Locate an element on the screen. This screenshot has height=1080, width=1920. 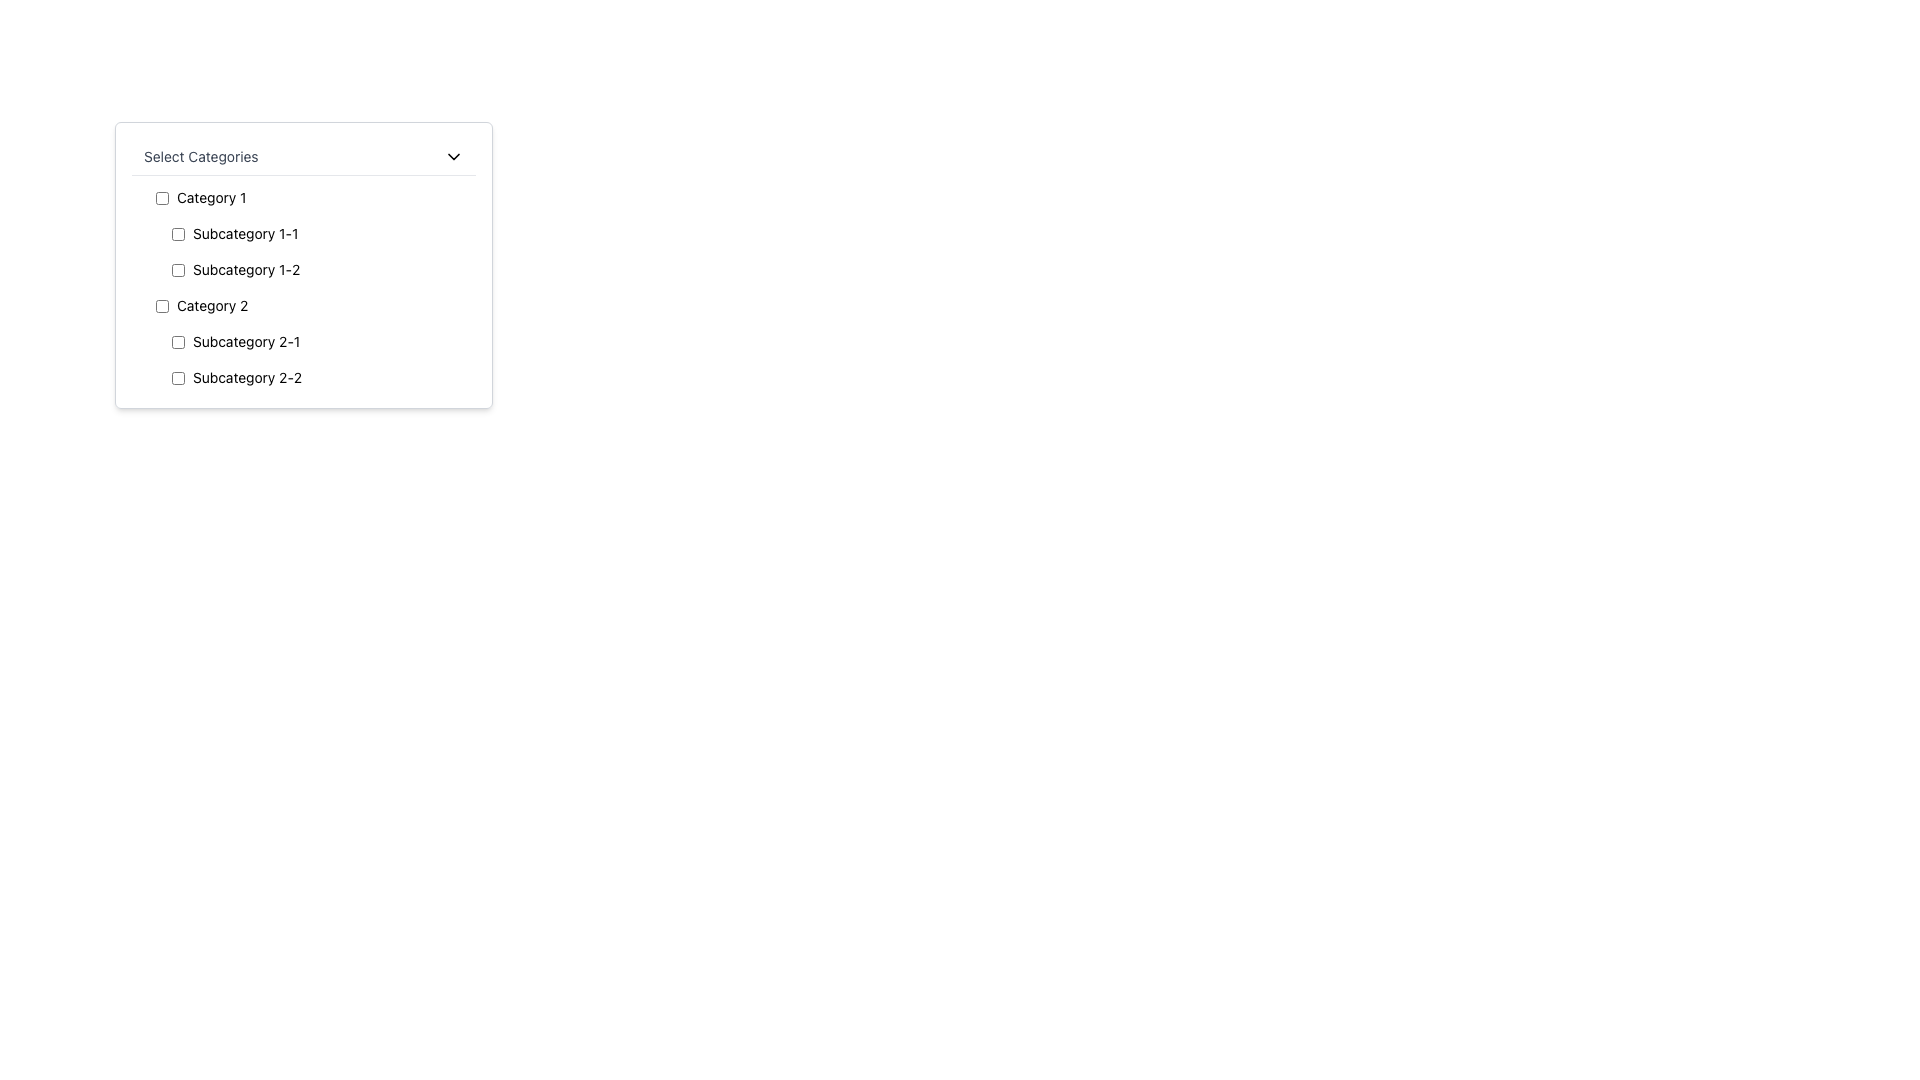
the checkbox for 'Subcategory 1-1' is located at coordinates (320, 233).